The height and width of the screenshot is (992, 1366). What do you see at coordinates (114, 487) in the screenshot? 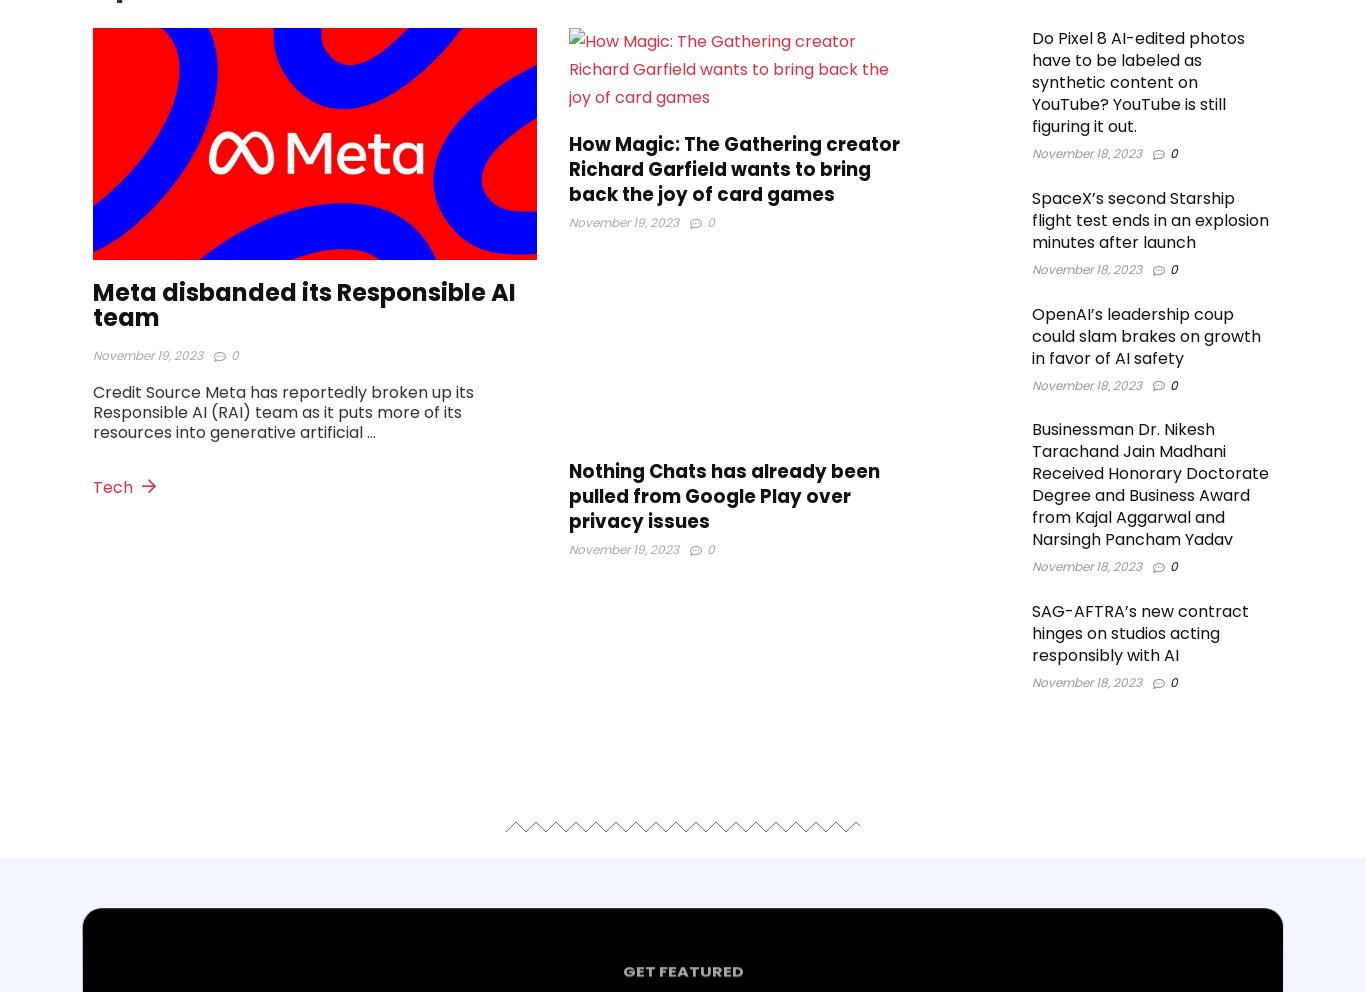
I see `'Tech'` at bounding box center [114, 487].